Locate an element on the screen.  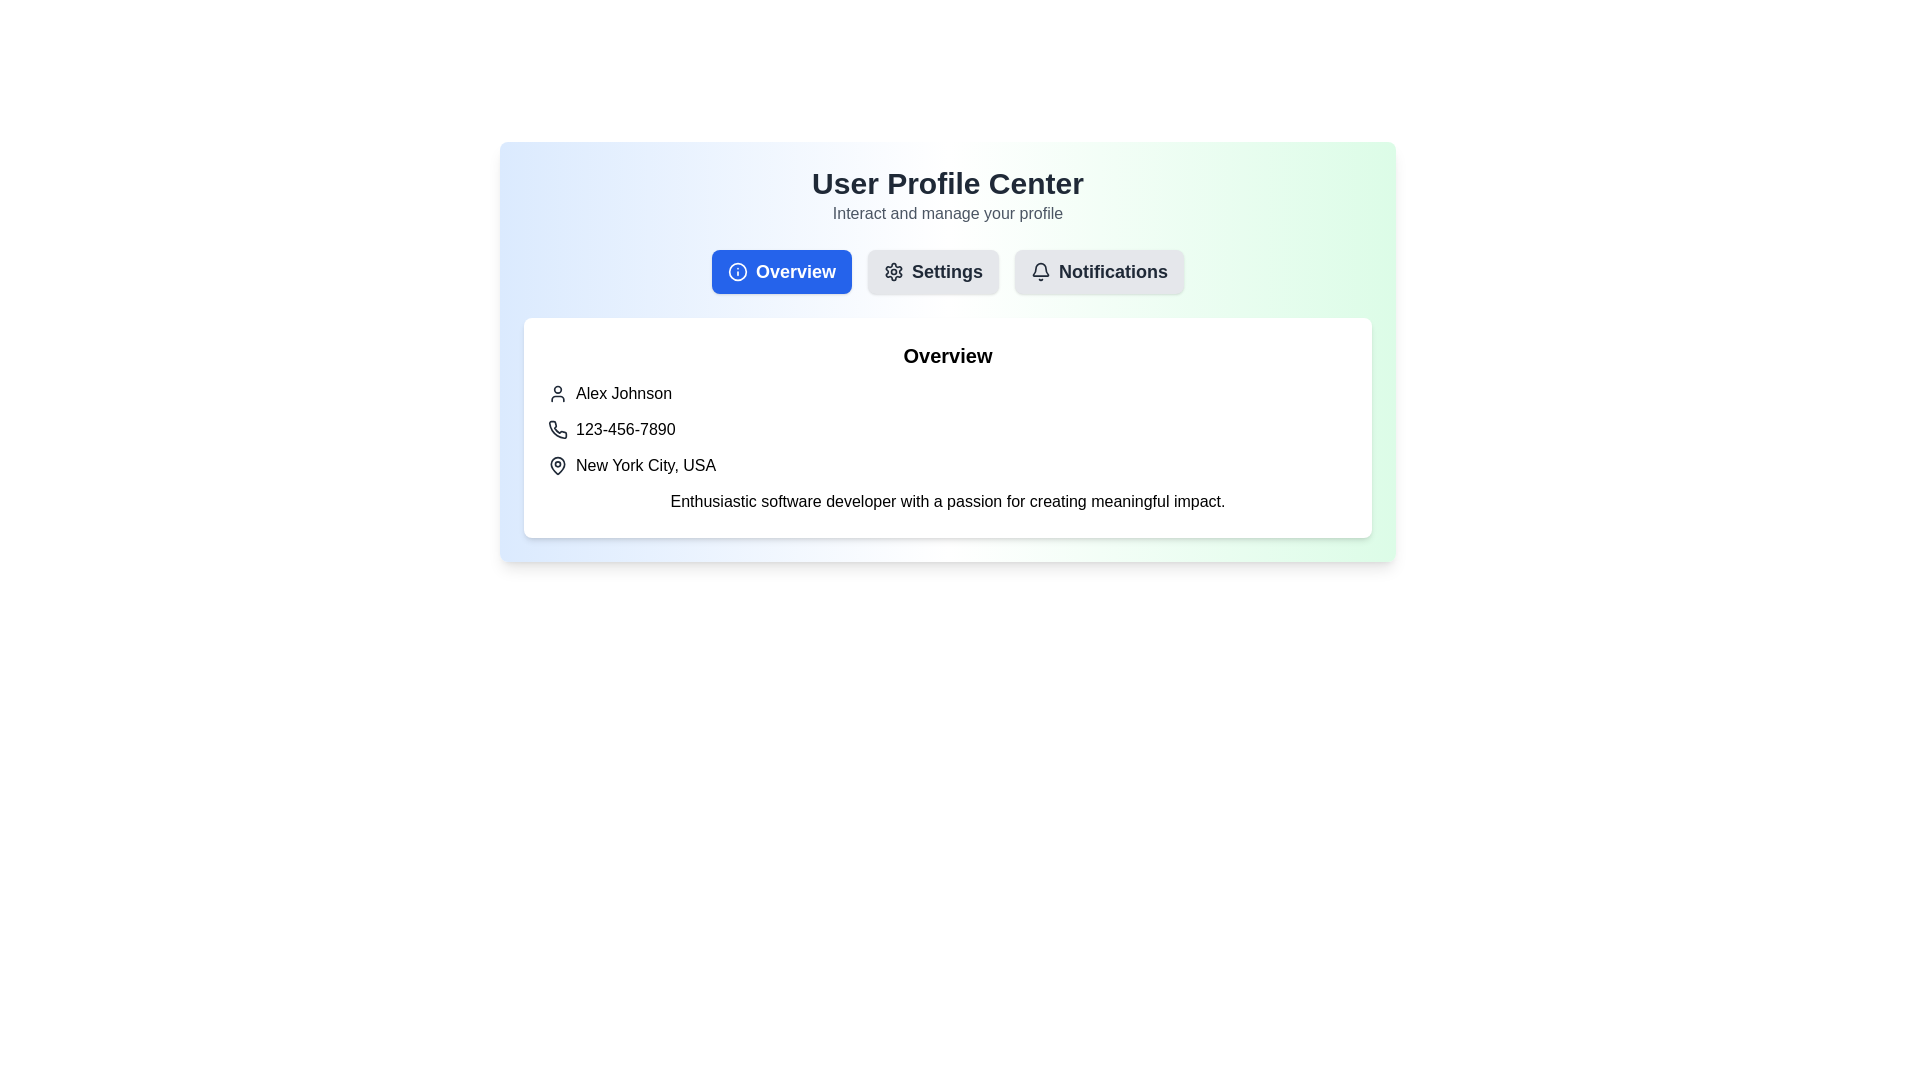
the 'Notifications' icon located in the header menu to interact with the associated tooltip is located at coordinates (1040, 272).